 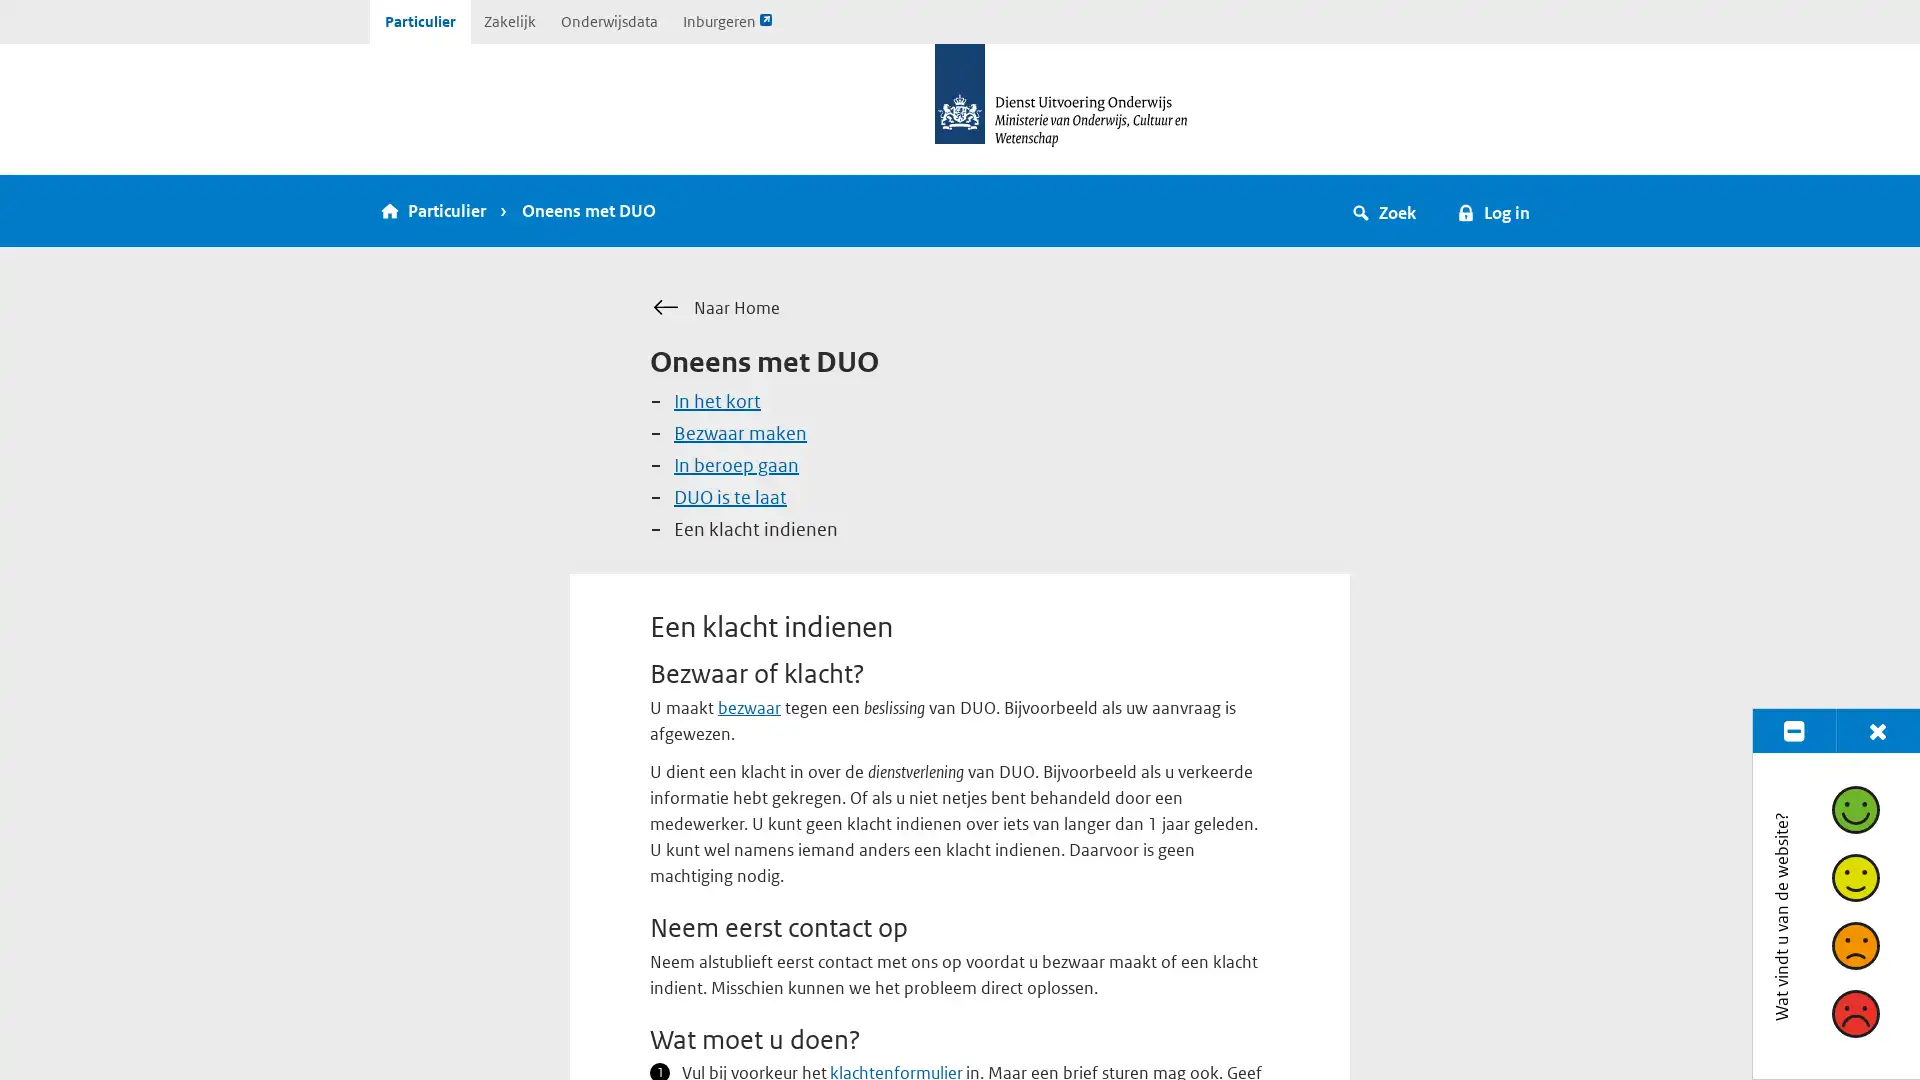 What do you see at coordinates (1853, 945) in the screenshot?
I see `Matig` at bounding box center [1853, 945].